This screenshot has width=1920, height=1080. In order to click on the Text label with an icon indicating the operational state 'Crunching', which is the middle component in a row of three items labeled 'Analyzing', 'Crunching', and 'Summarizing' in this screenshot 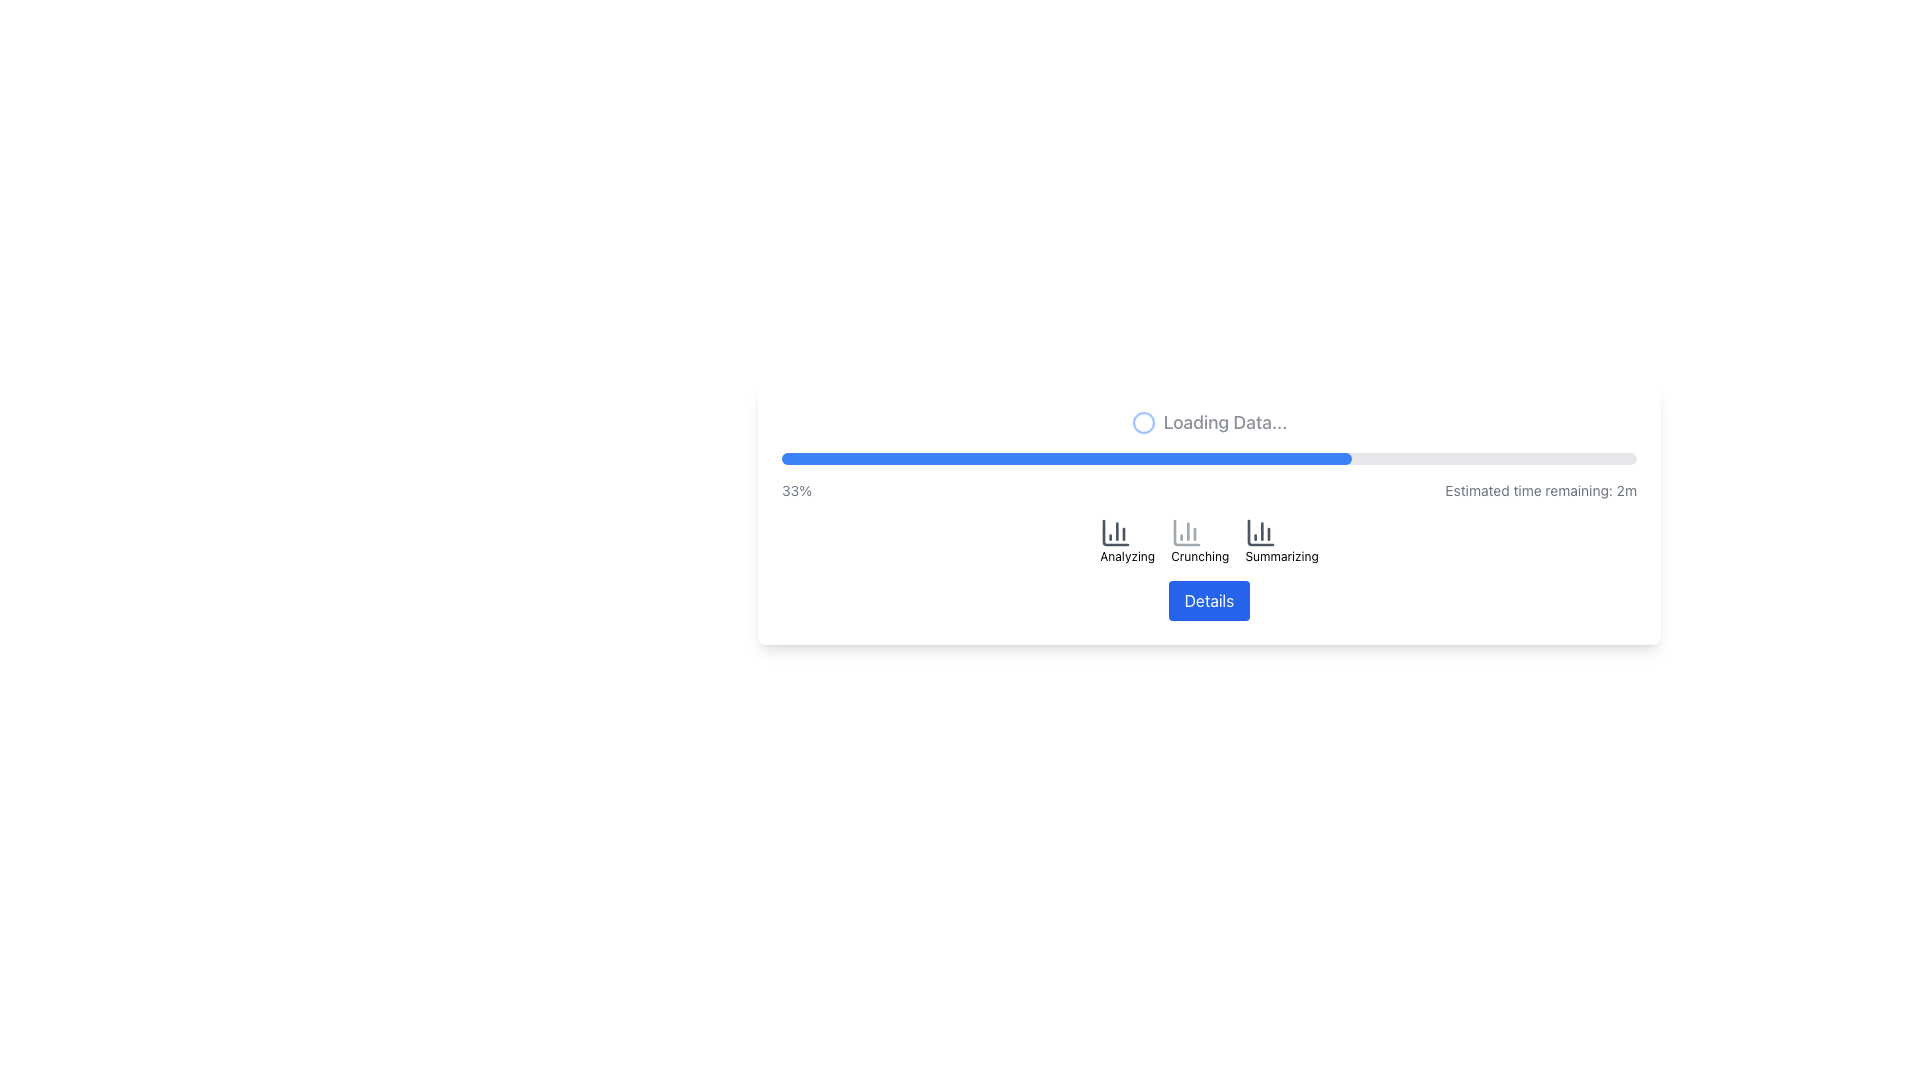, I will do `click(1200, 540)`.